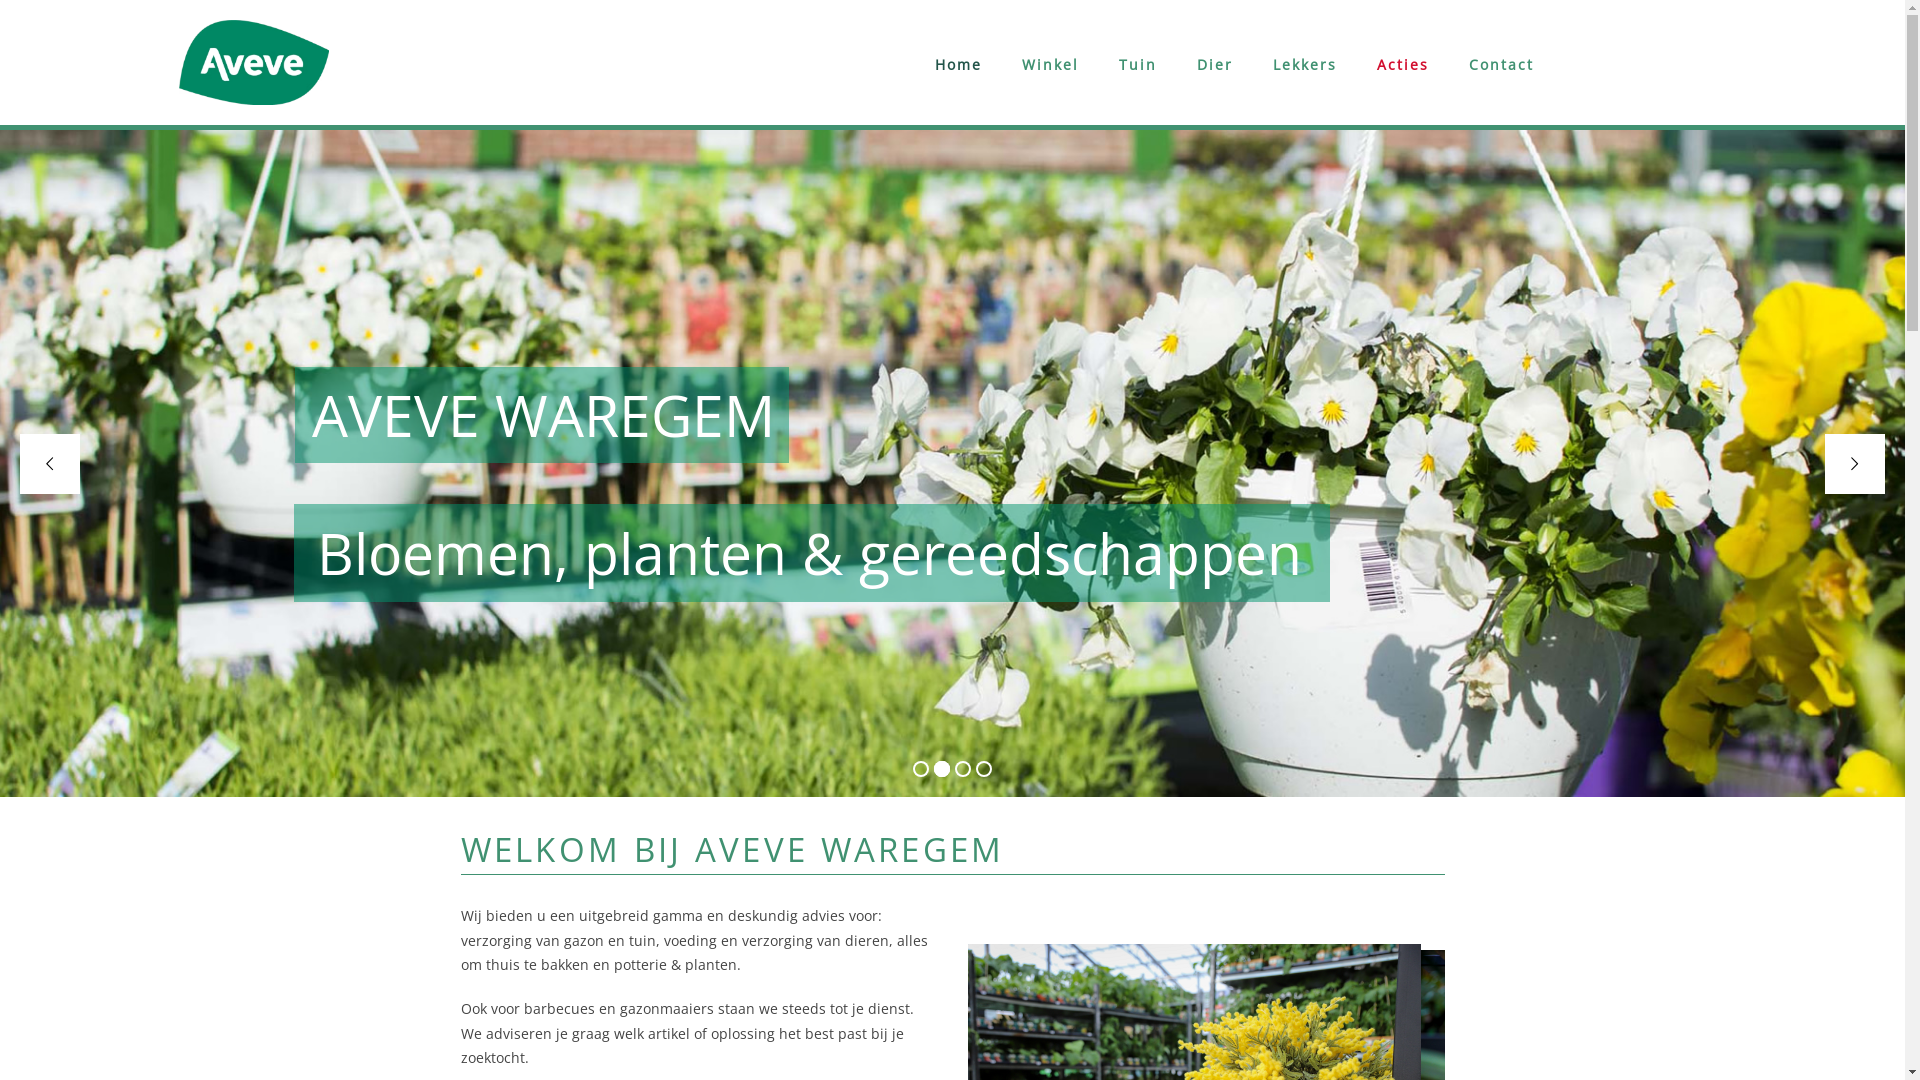  What do you see at coordinates (957, 64) in the screenshot?
I see `'Home'` at bounding box center [957, 64].